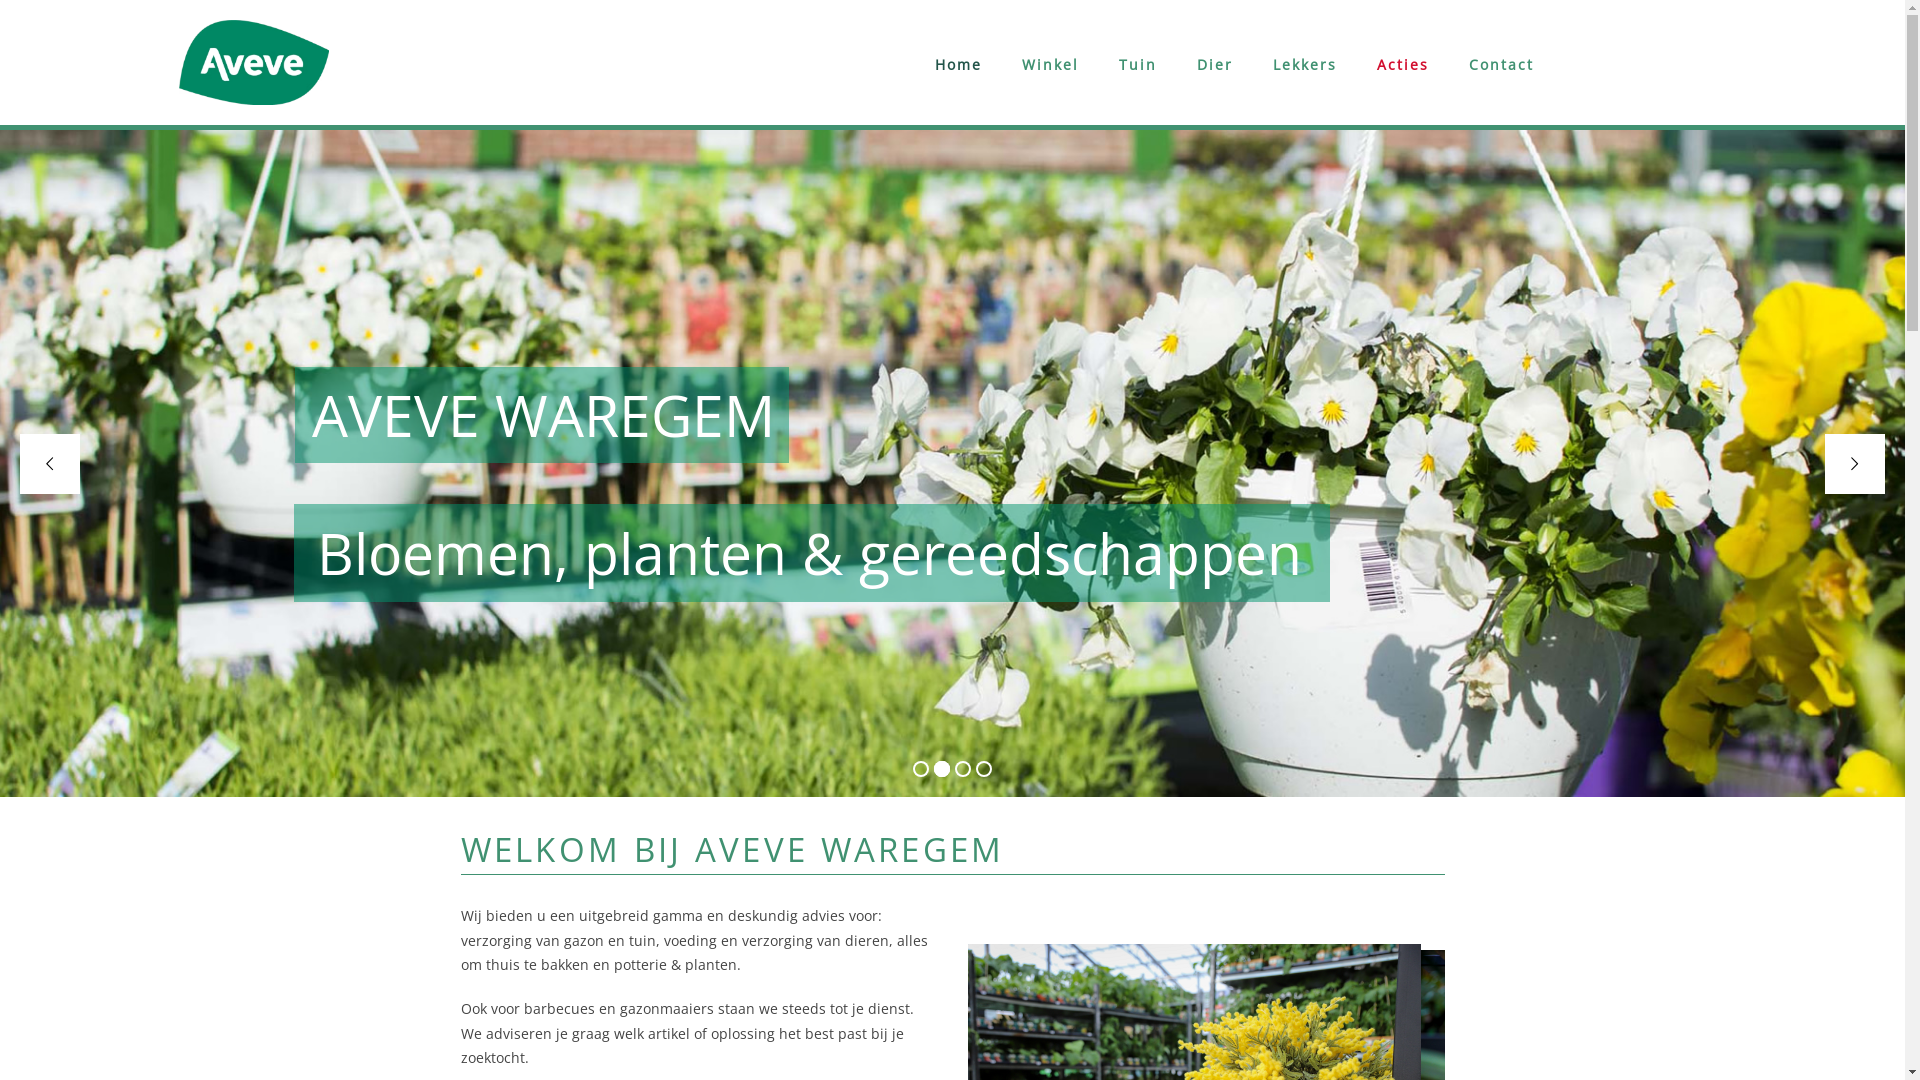  What do you see at coordinates (957, 64) in the screenshot?
I see `'Home'` at bounding box center [957, 64].